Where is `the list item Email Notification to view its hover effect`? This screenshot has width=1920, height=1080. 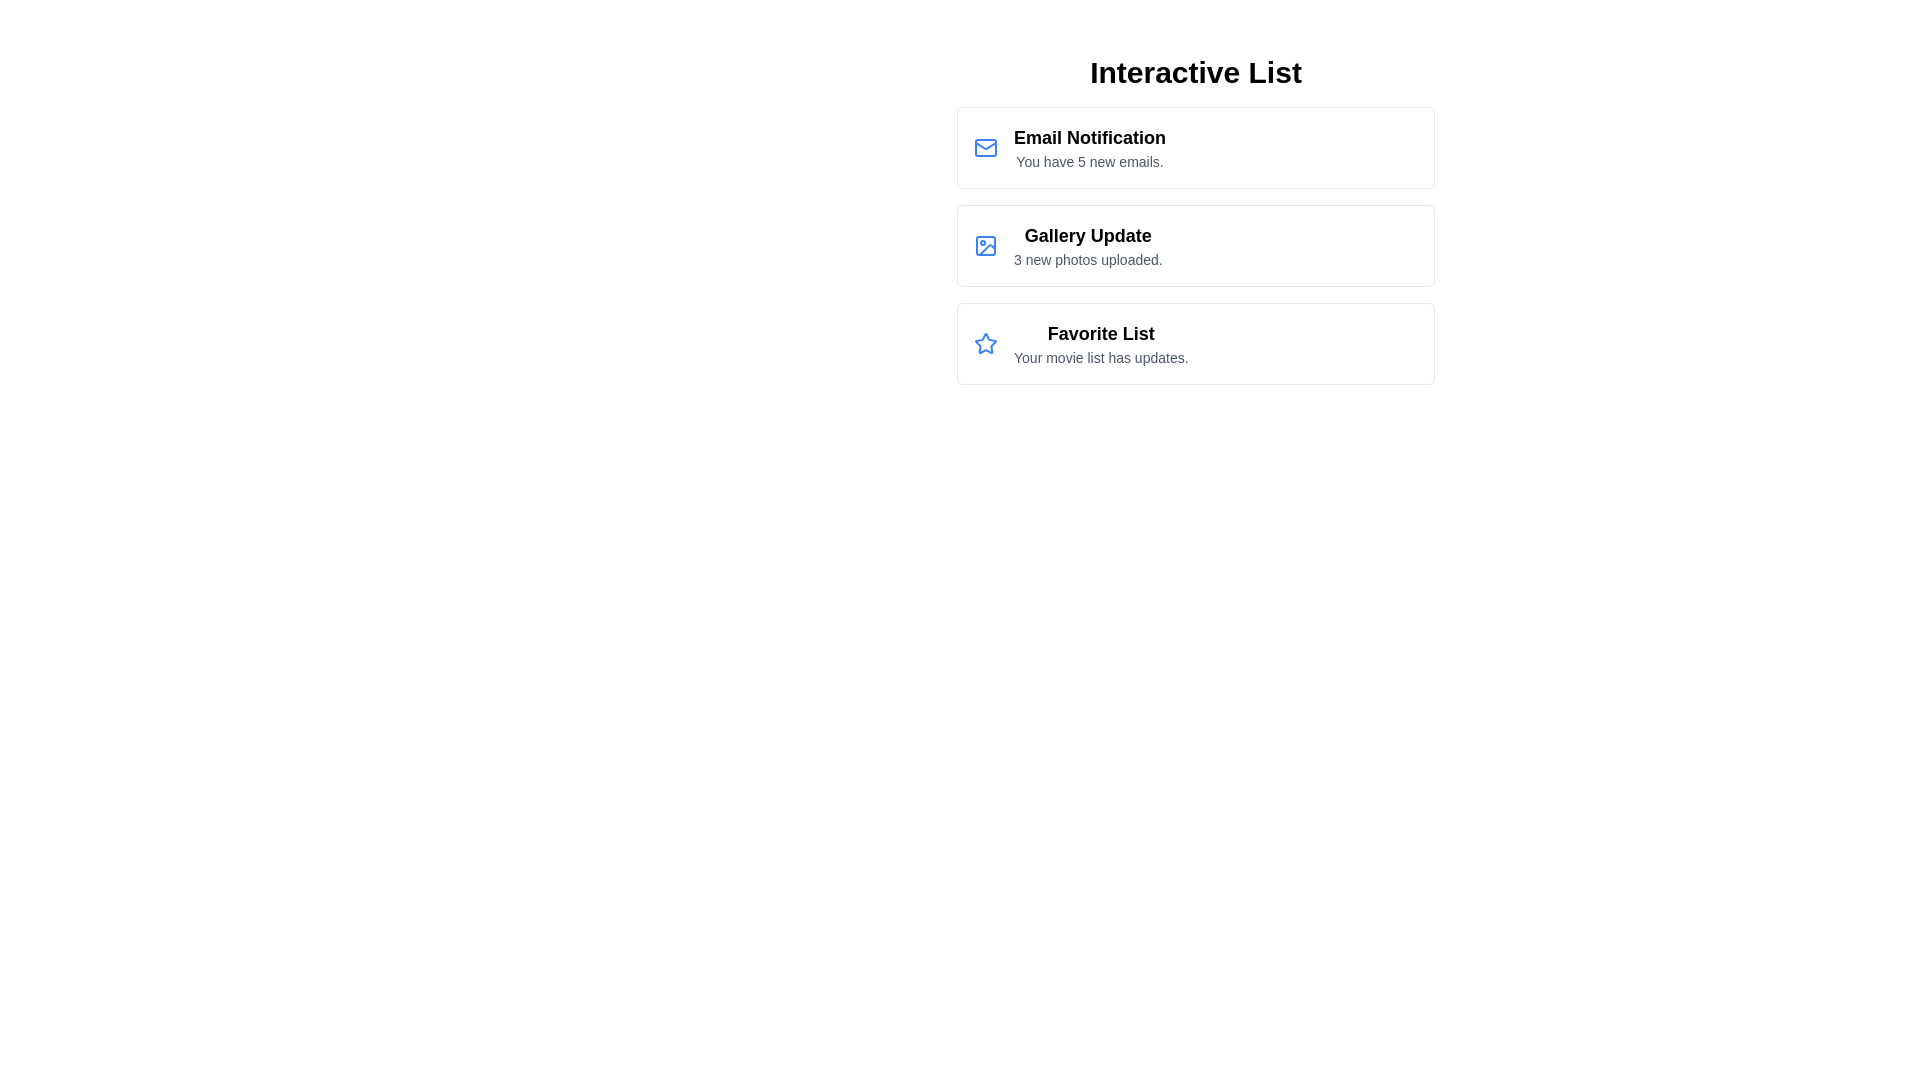
the list item Email Notification to view its hover effect is located at coordinates (1195, 146).